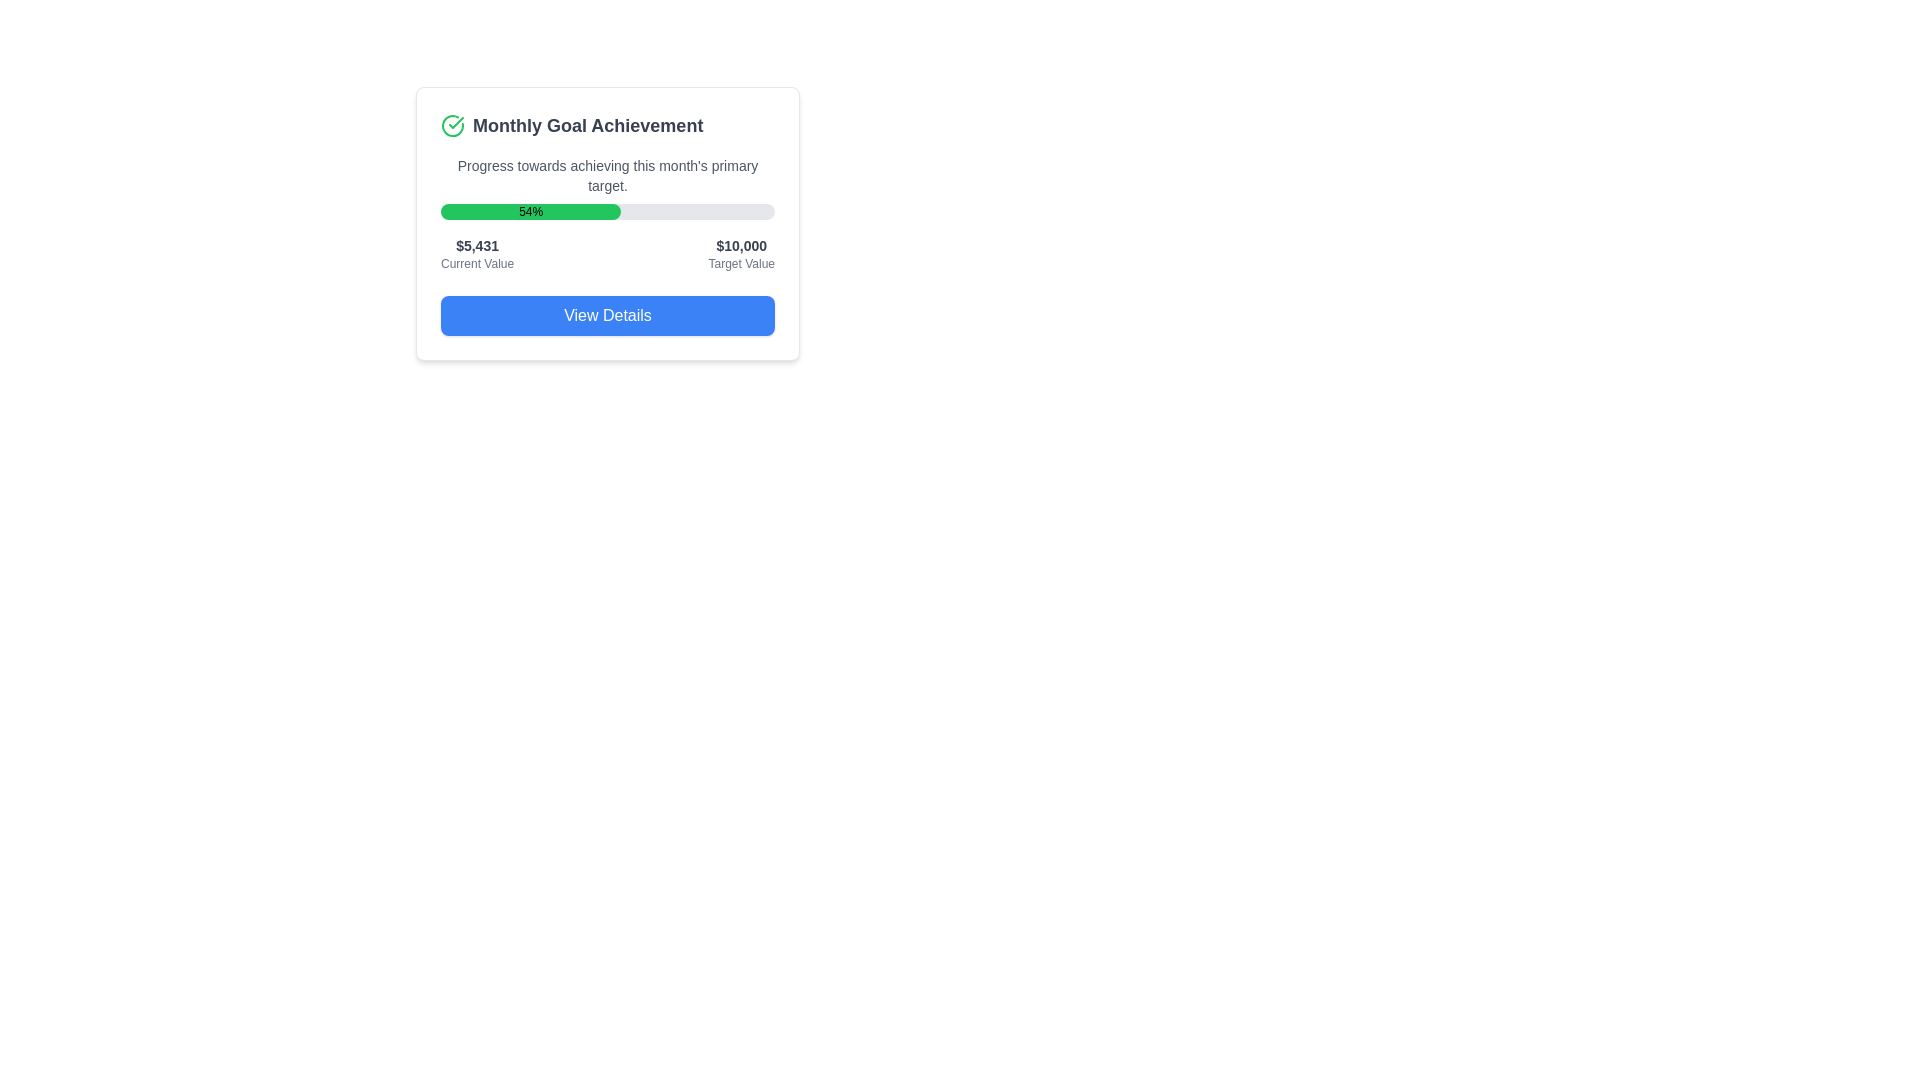 This screenshot has height=1080, width=1920. What do you see at coordinates (587, 126) in the screenshot?
I see `Text header that serves as a title for the monthly goals information, located in the card interface to the right of a green checkmark icon` at bounding box center [587, 126].